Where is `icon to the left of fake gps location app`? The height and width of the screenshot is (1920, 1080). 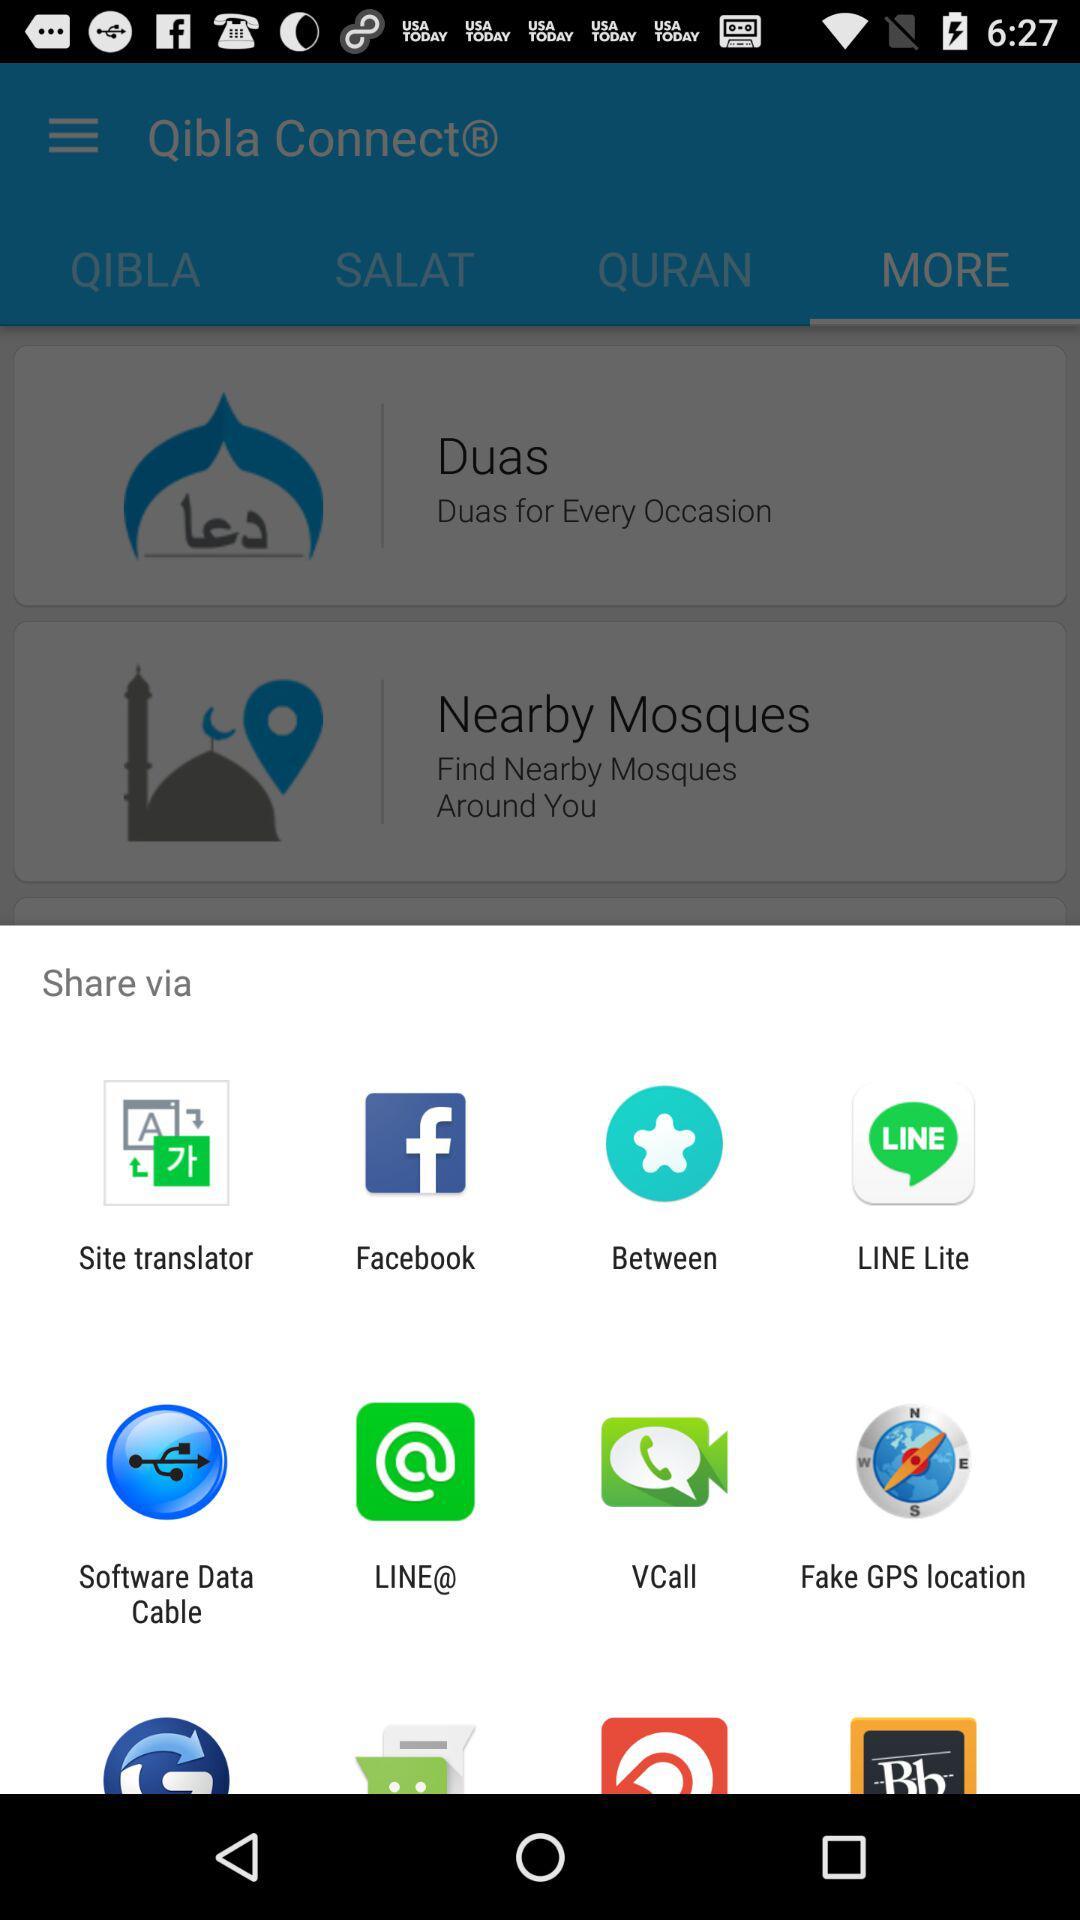
icon to the left of fake gps location app is located at coordinates (664, 1592).